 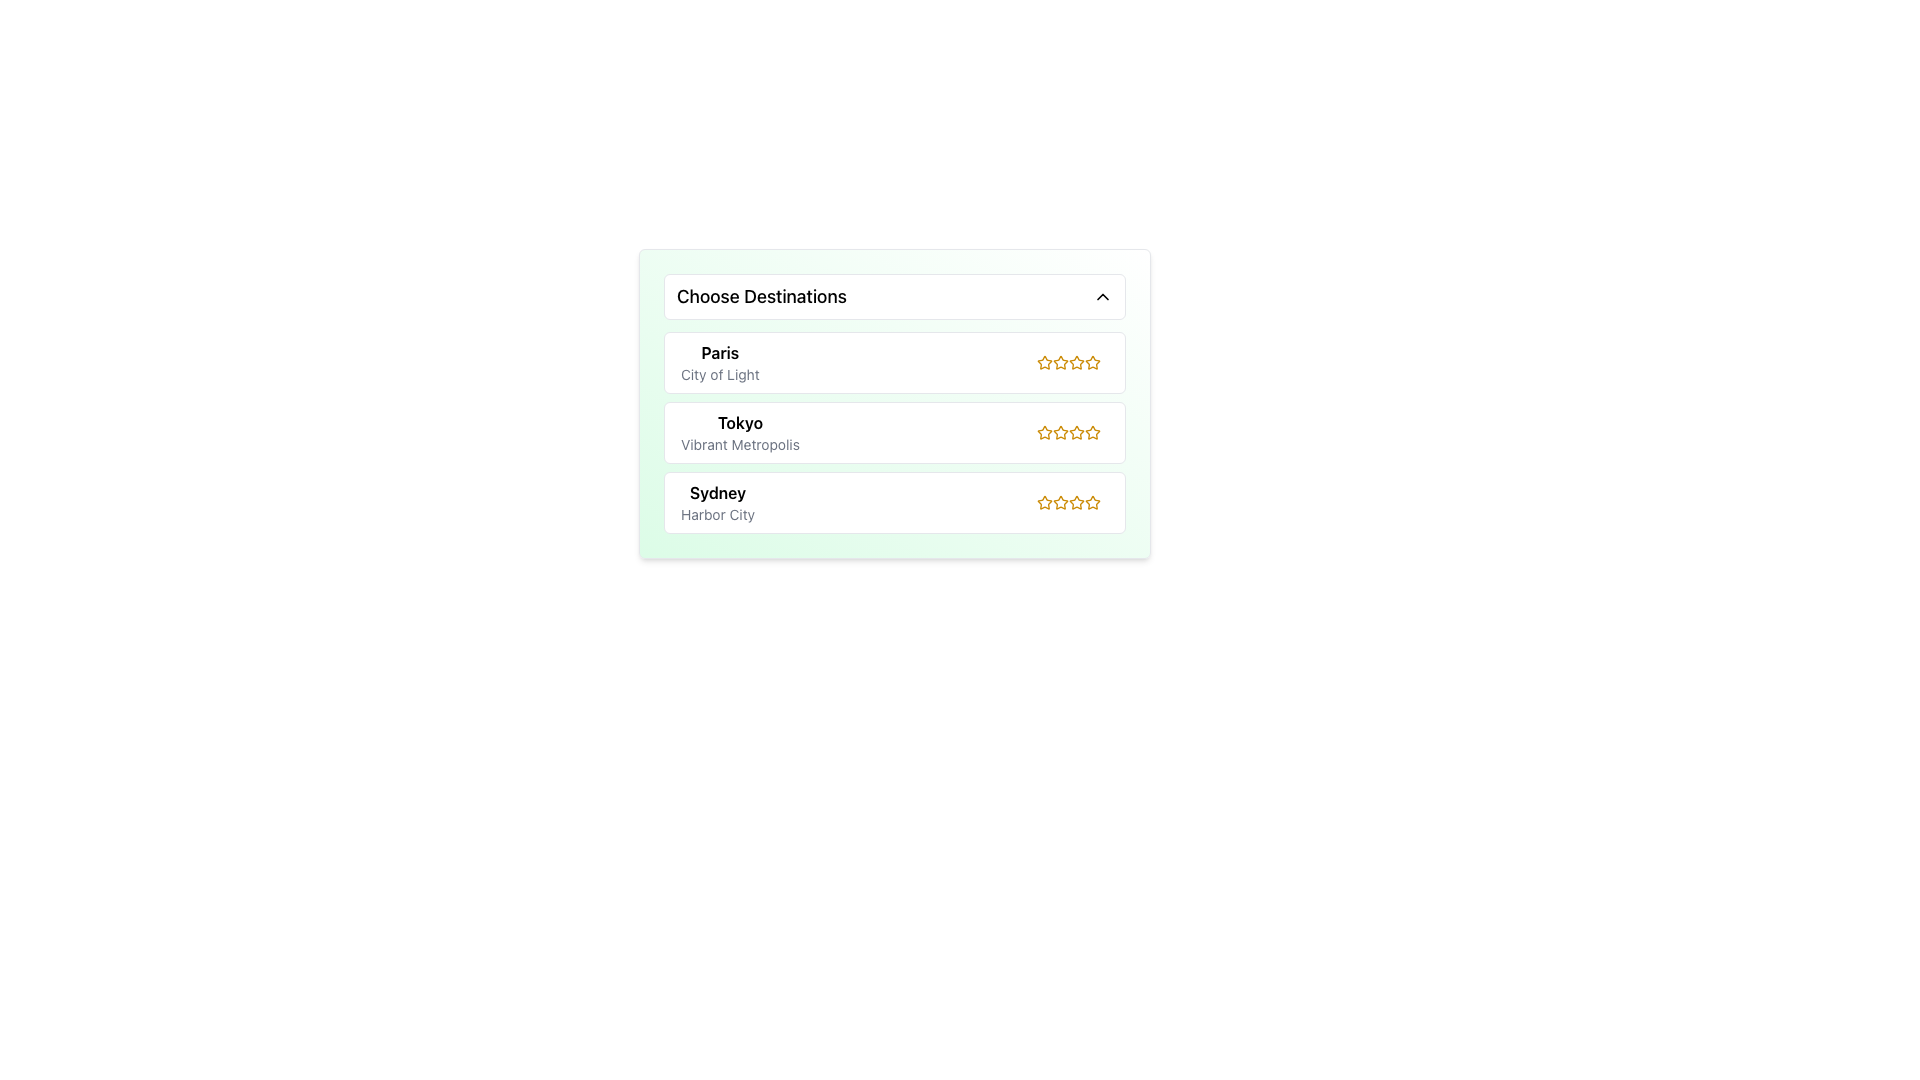 I want to click on the third star icon in the horizontal row of five stars, located near the 'Sydney' label, to trigger tooltip or highlight effects, so click(x=1092, y=501).